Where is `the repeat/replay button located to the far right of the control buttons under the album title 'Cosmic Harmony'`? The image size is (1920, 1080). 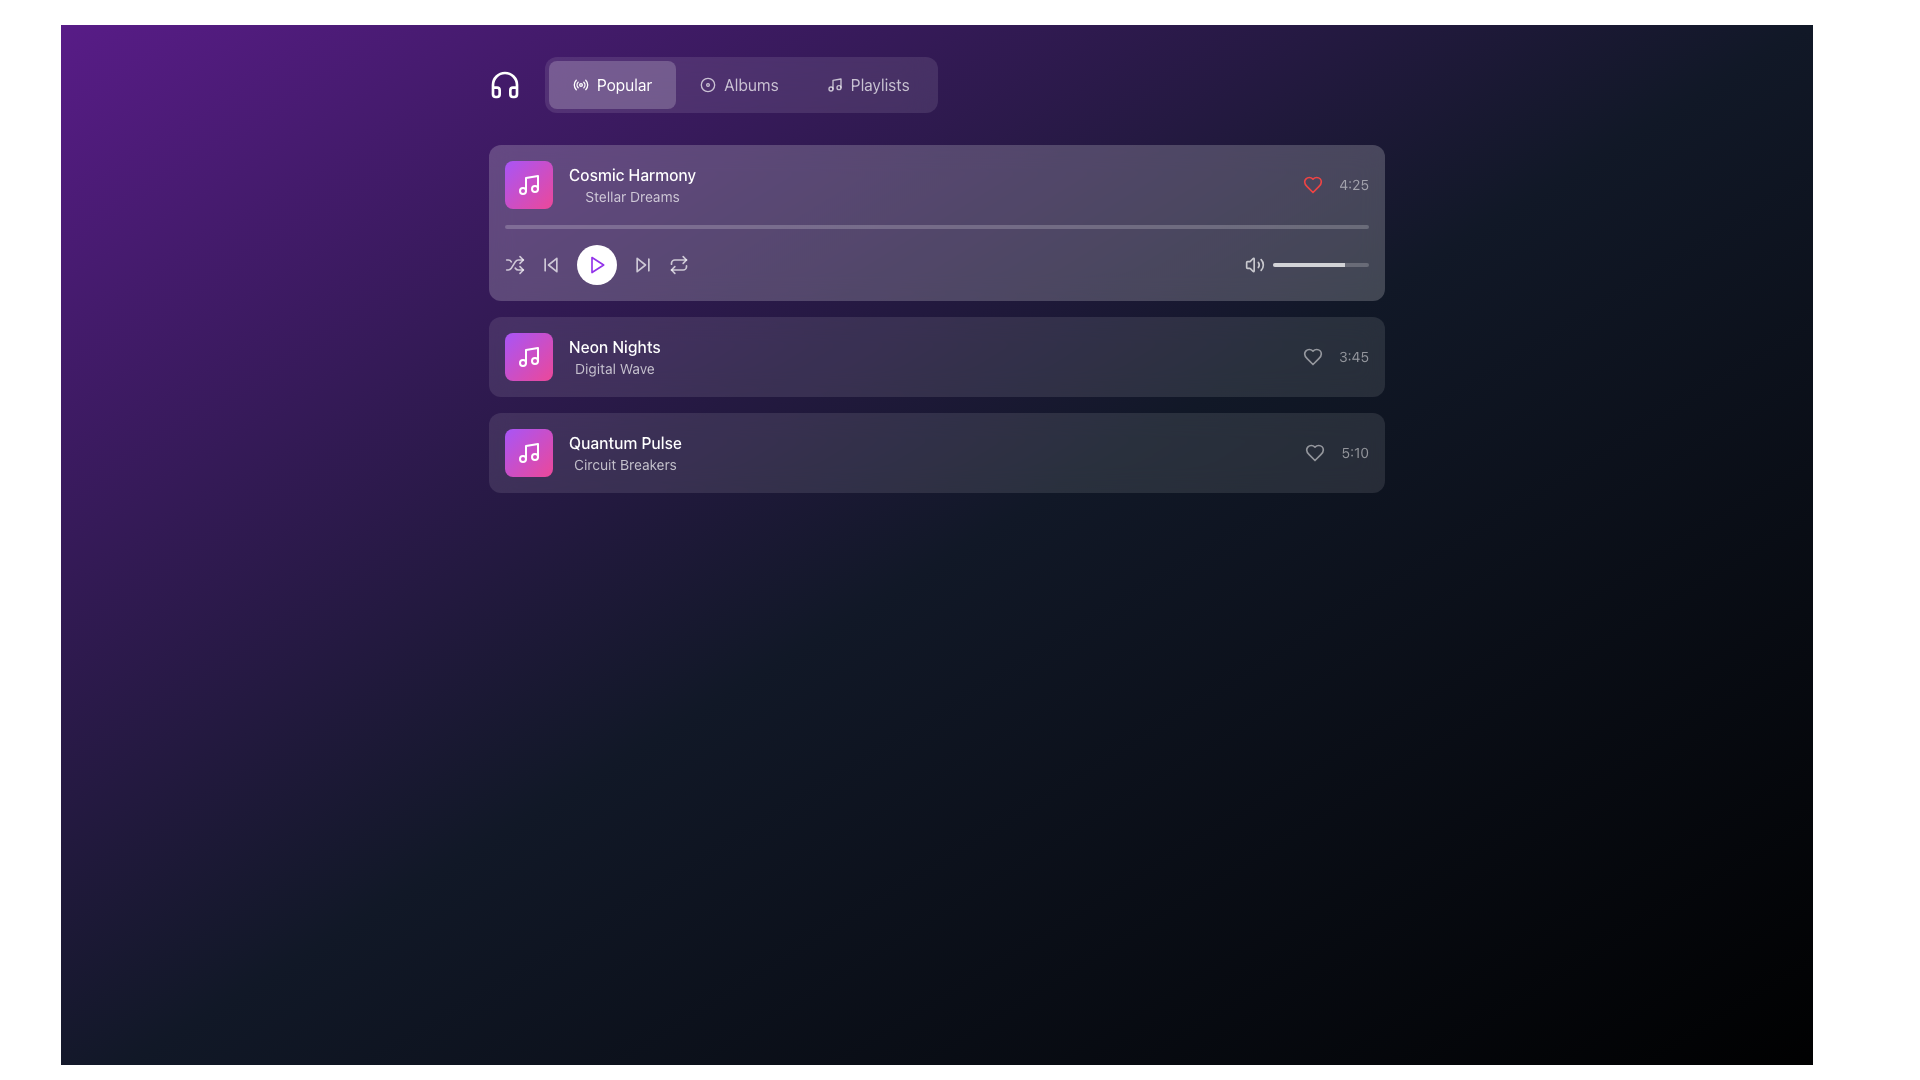
the repeat/replay button located to the far right of the control buttons under the album title 'Cosmic Harmony' is located at coordinates (678, 264).